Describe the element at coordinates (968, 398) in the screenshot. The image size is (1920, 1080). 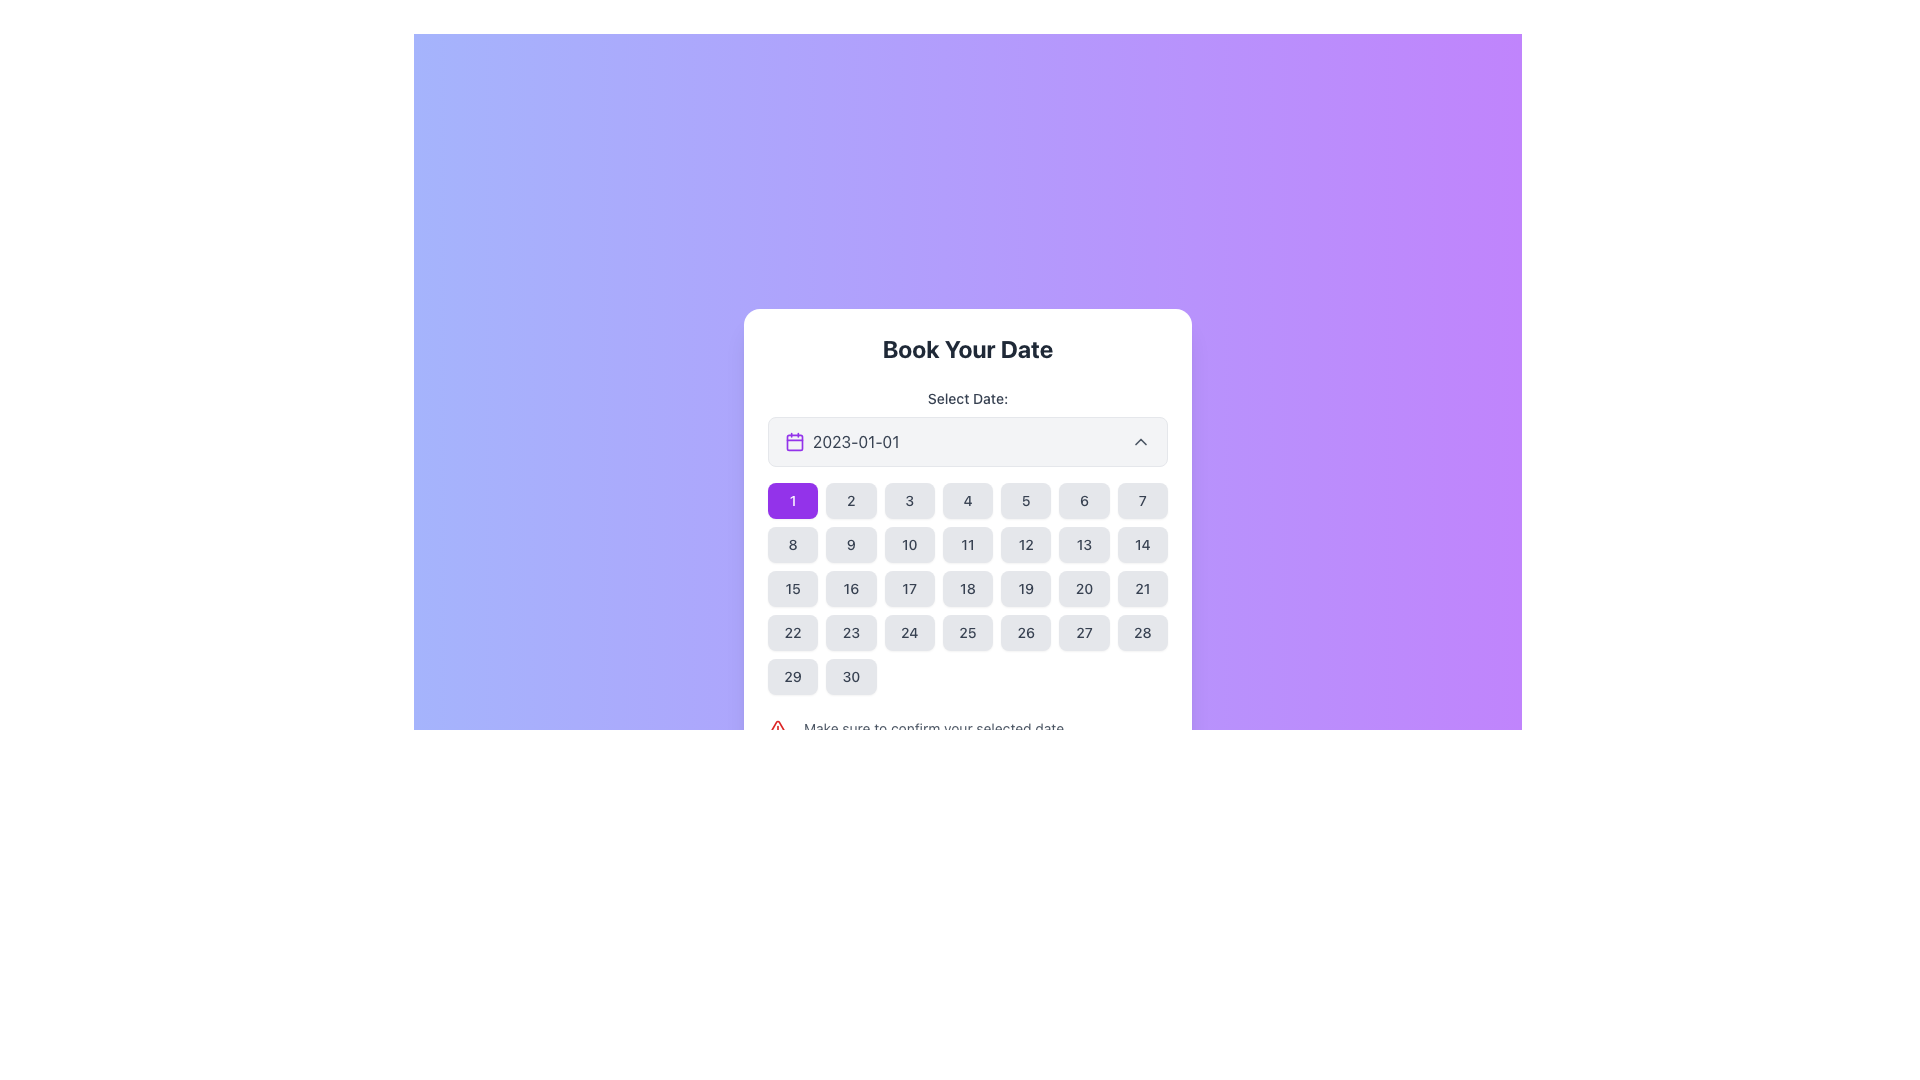
I see `the text label that reads 'Select Date:', which is styled with a small font size and medium weight, positioned above the date input field` at that location.